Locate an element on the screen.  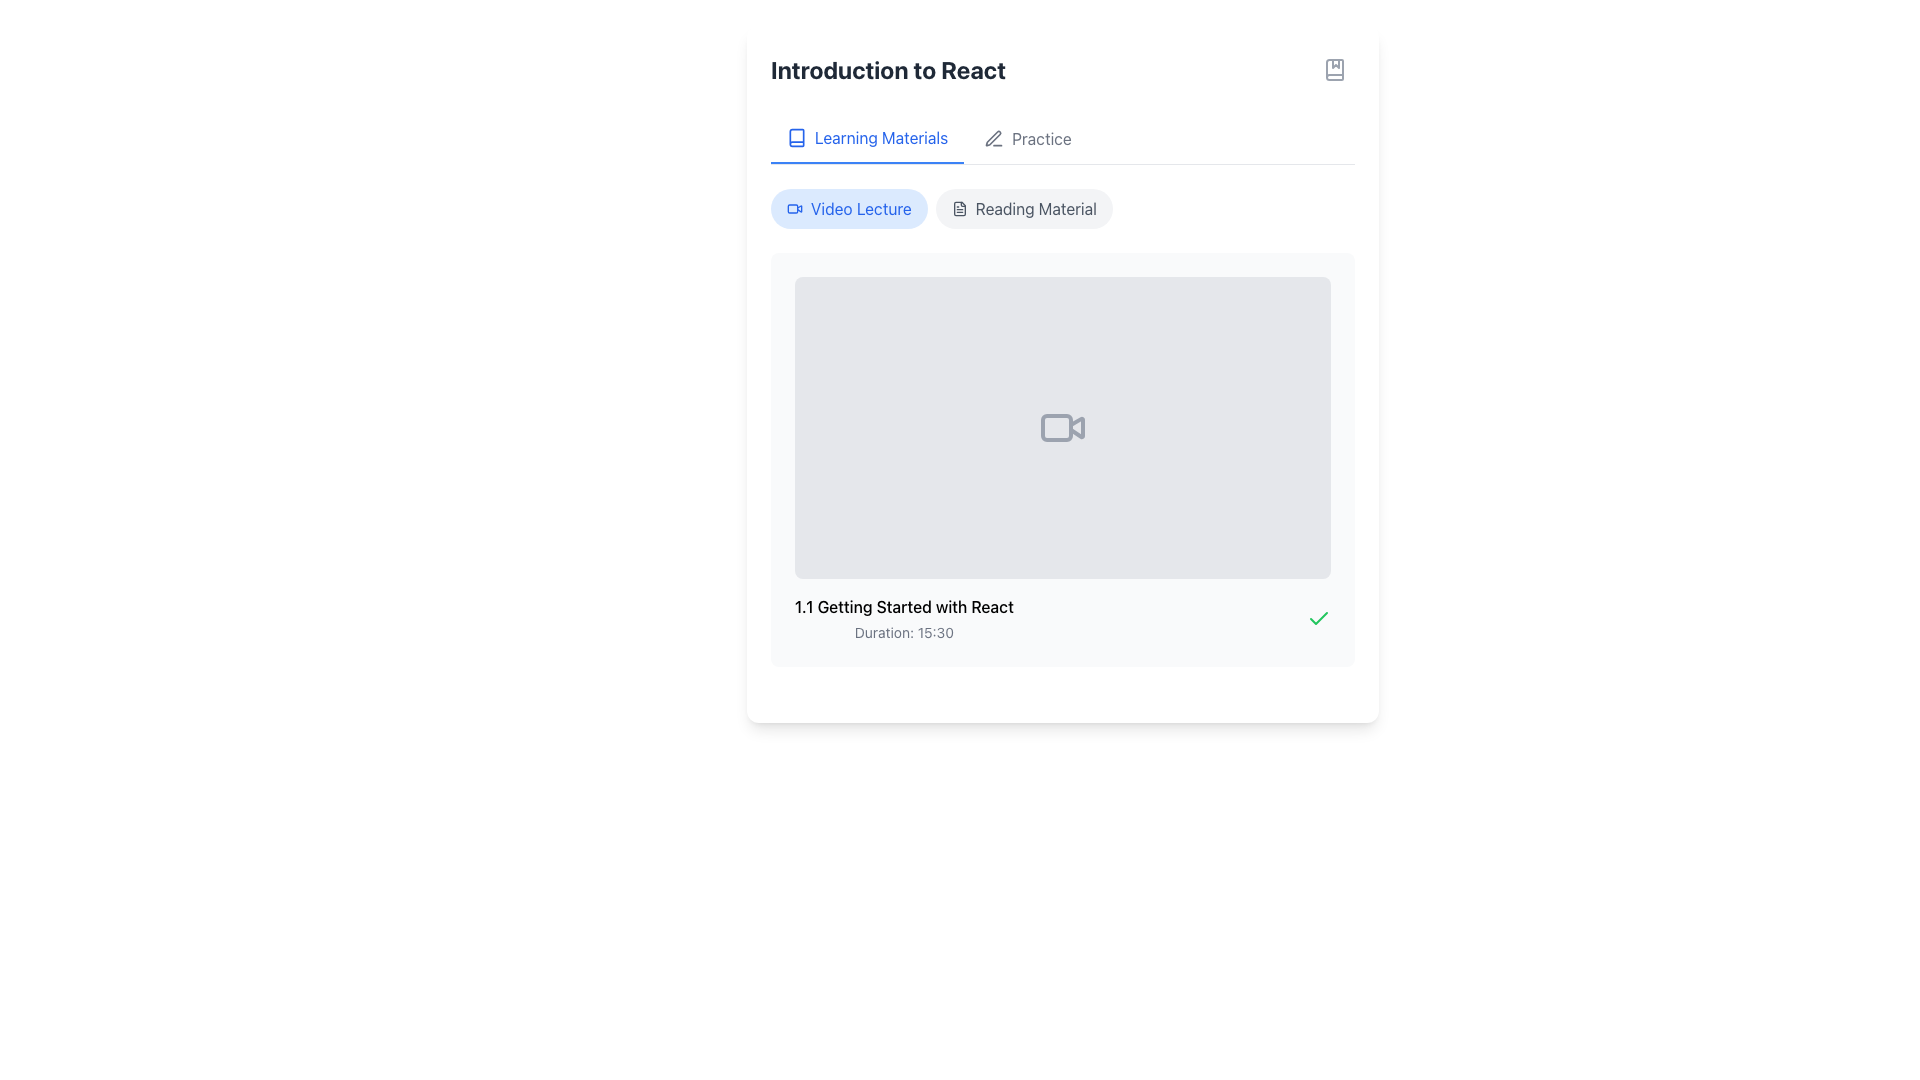
the 'Learning Materials' text label is located at coordinates (880, 137).